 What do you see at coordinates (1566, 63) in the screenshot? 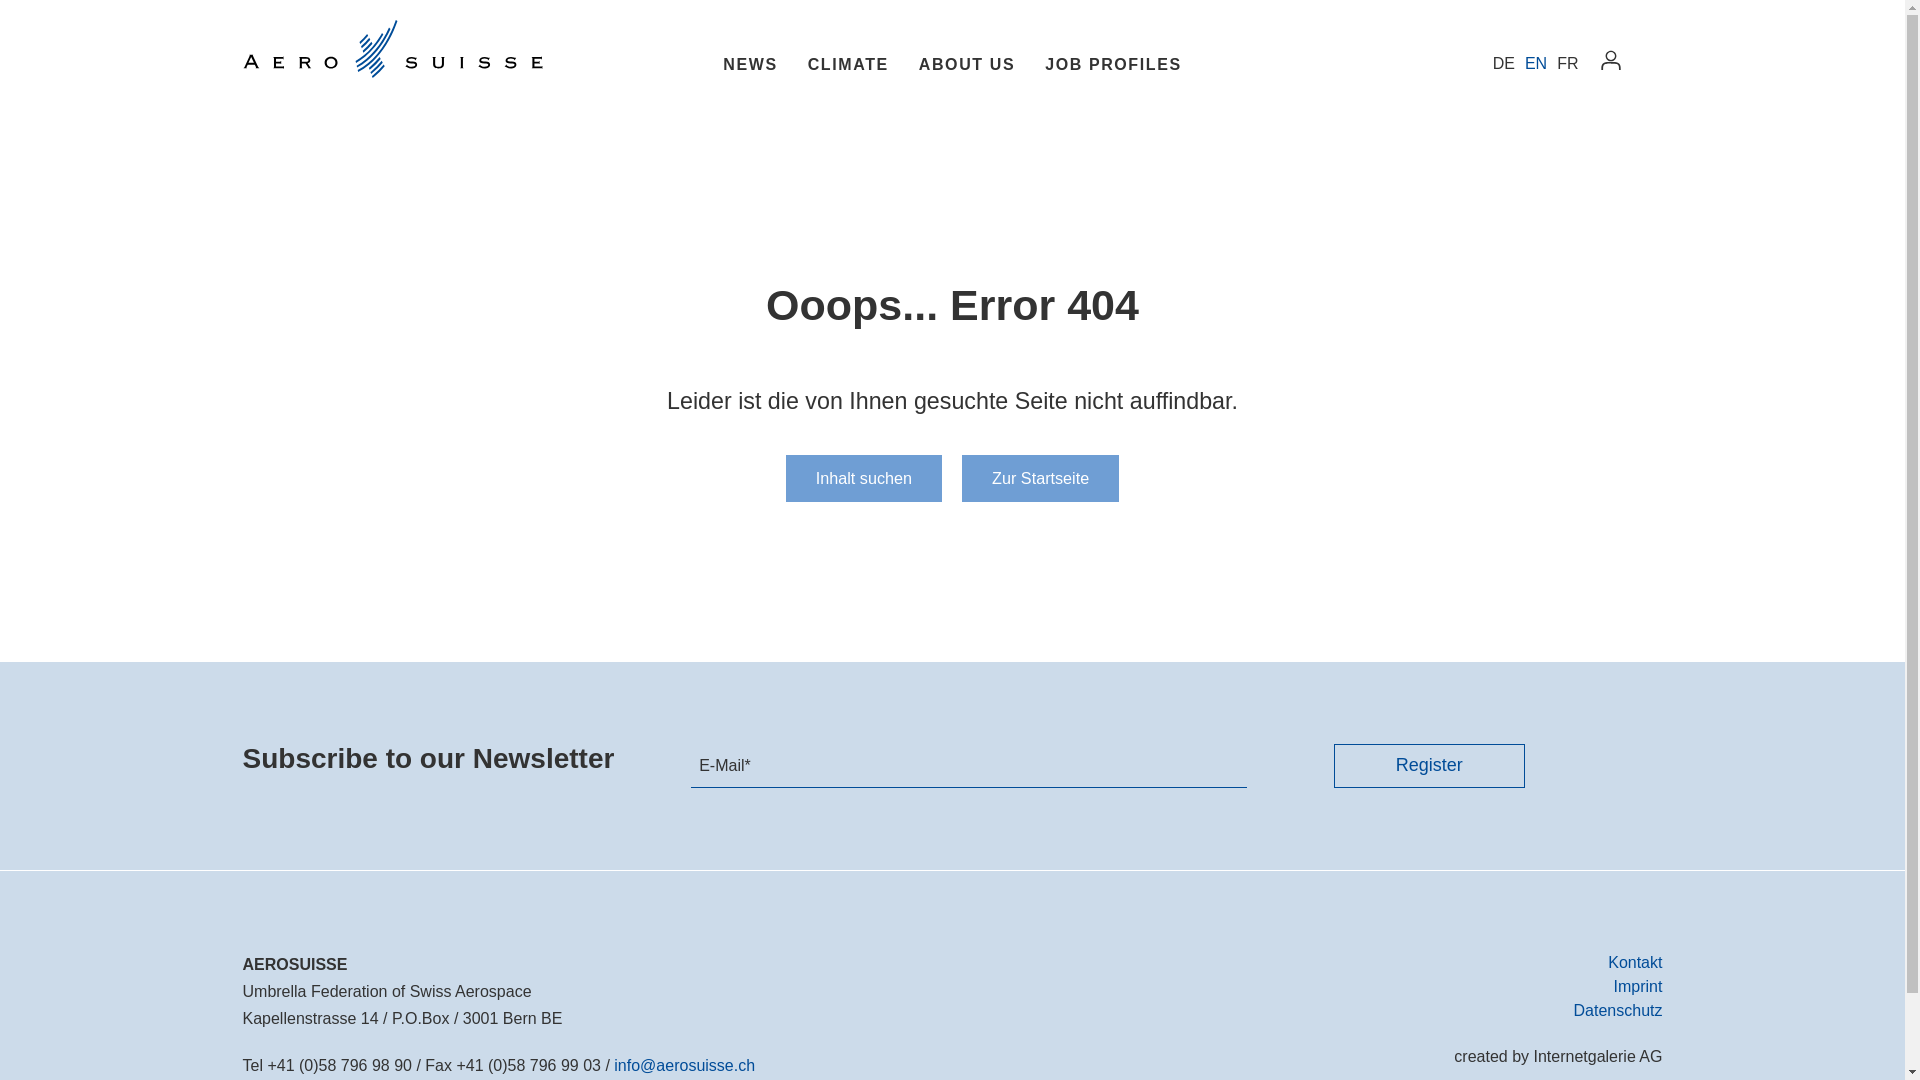
I see `'FR'` at bounding box center [1566, 63].